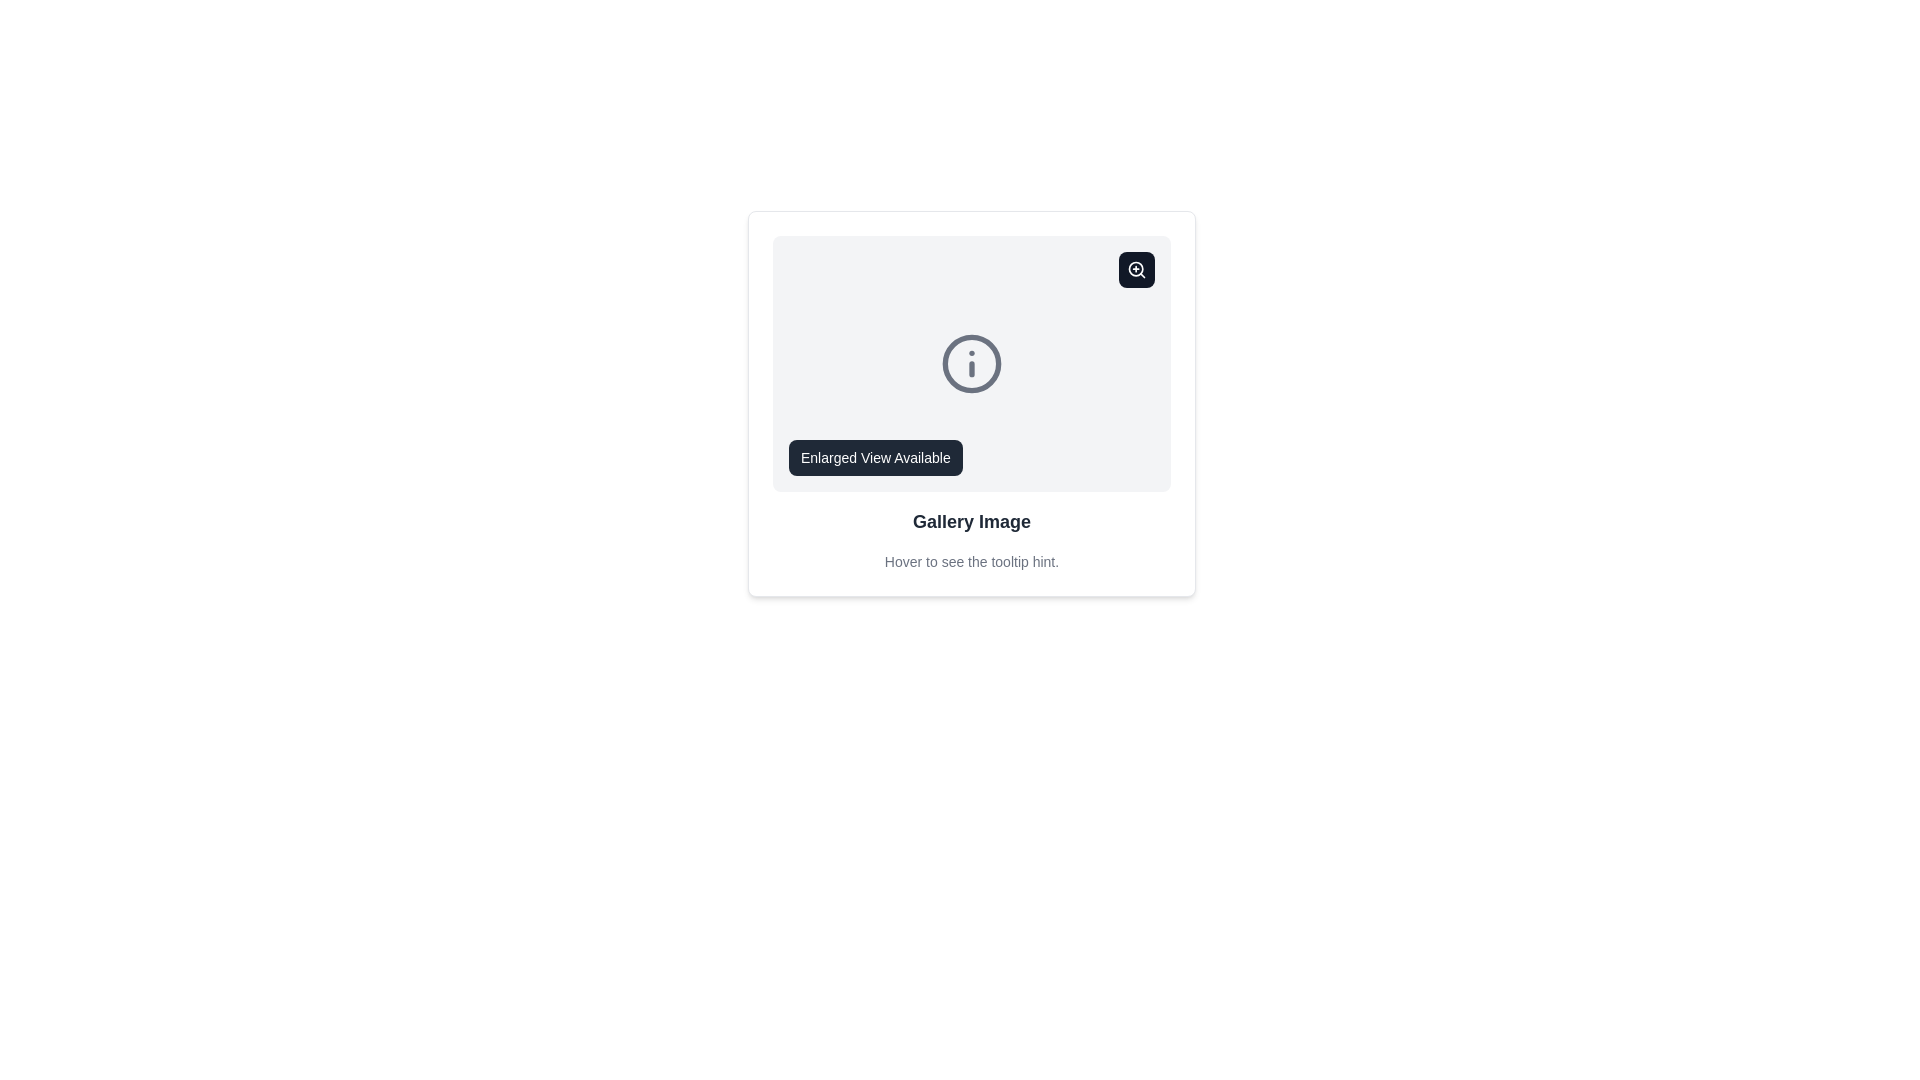  Describe the element at coordinates (971, 520) in the screenshot. I see `the Text Label that serves as a title for the section, located centrally below an informational icon and tooltip hint` at that location.